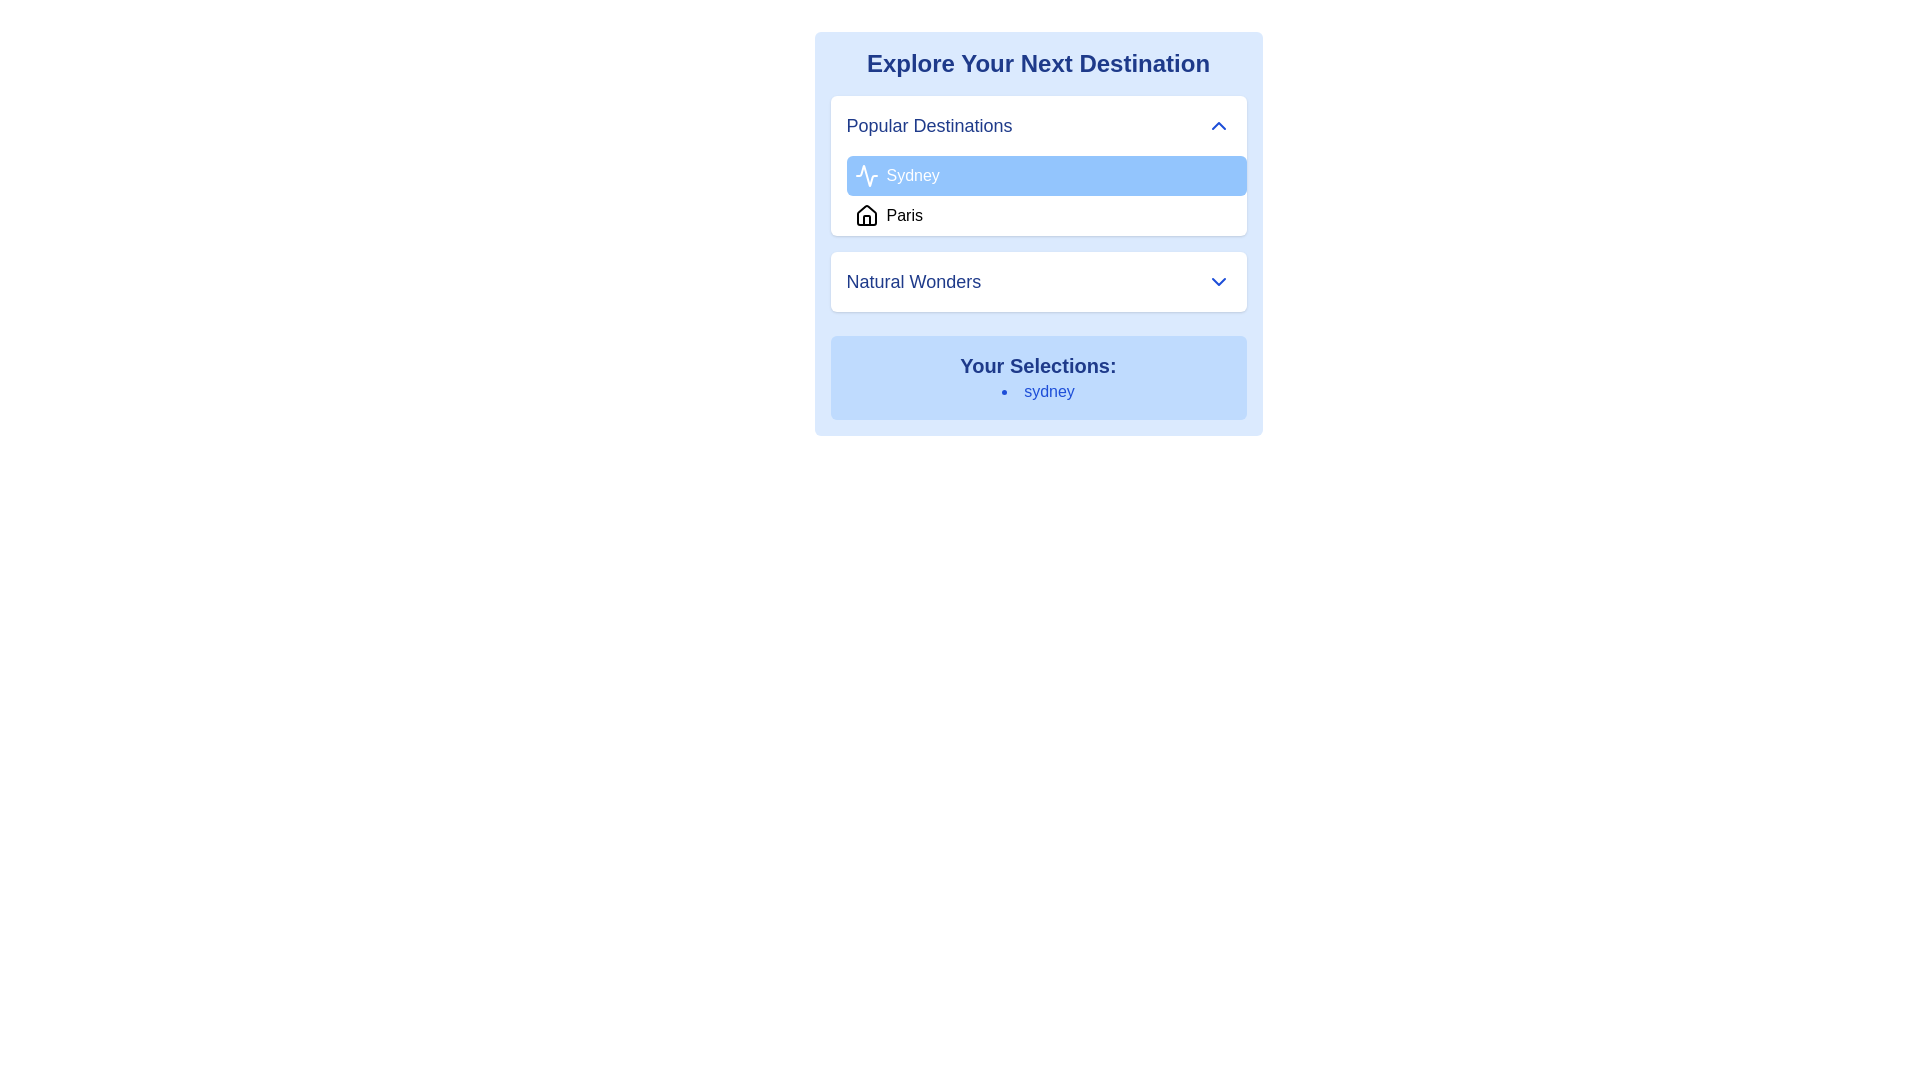 This screenshot has width=1920, height=1080. Describe the element at coordinates (1038, 204) in the screenshot. I see `on the 'Popular Destinations' section` at that location.